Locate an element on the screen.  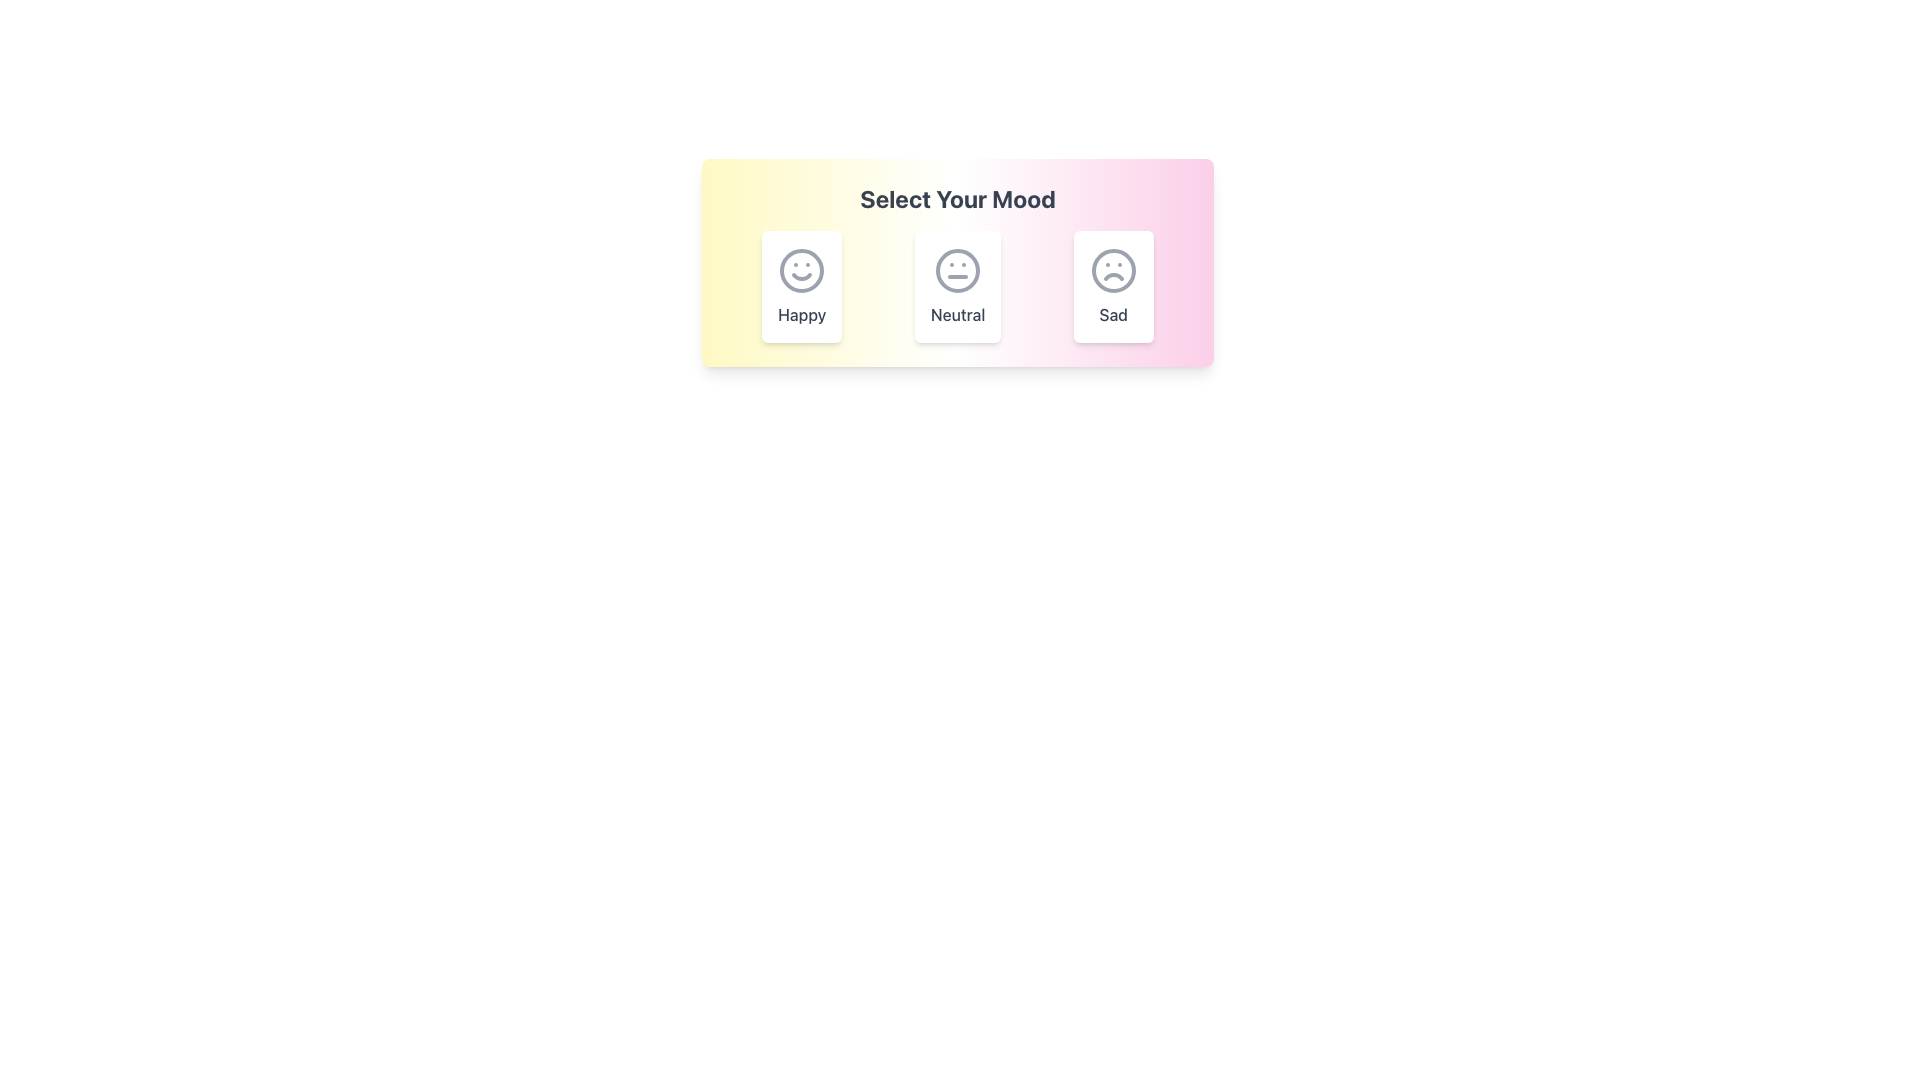
the 'Sad' mood icon located in the third mood selection card on the far right of the interface is located at coordinates (1112, 270).